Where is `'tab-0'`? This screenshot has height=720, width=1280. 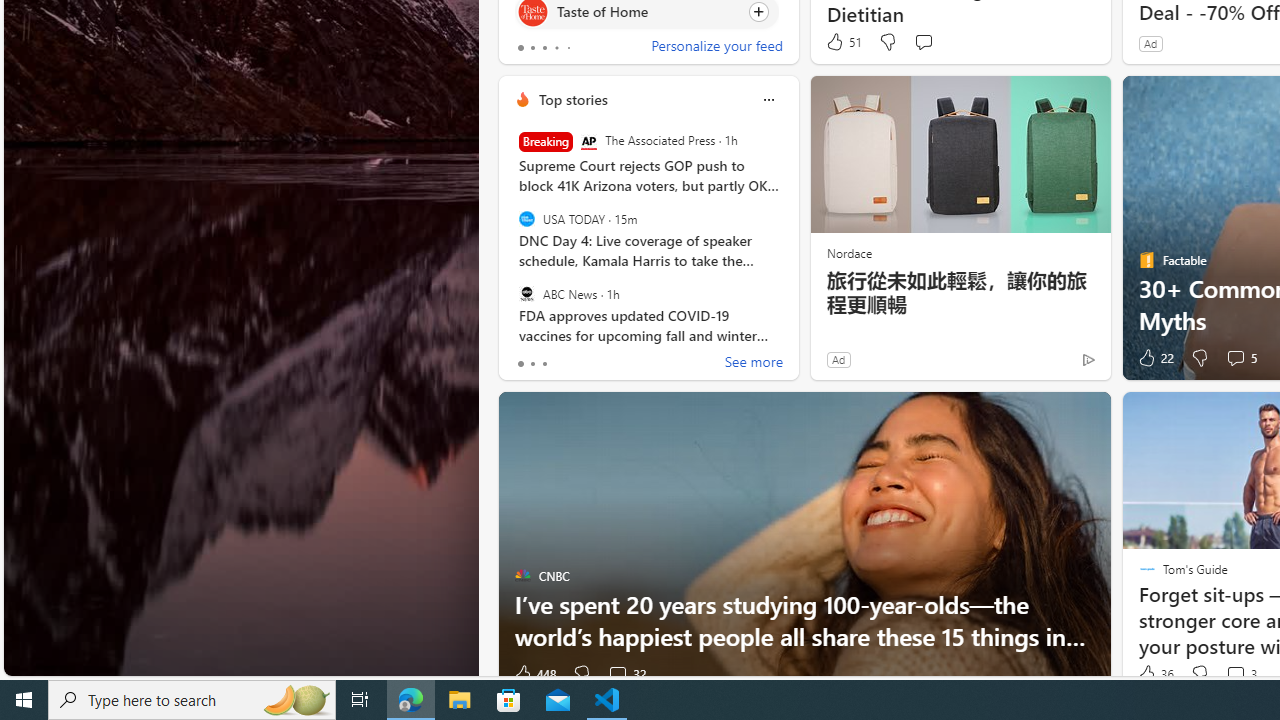 'tab-0' is located at coordinates (520, 363).